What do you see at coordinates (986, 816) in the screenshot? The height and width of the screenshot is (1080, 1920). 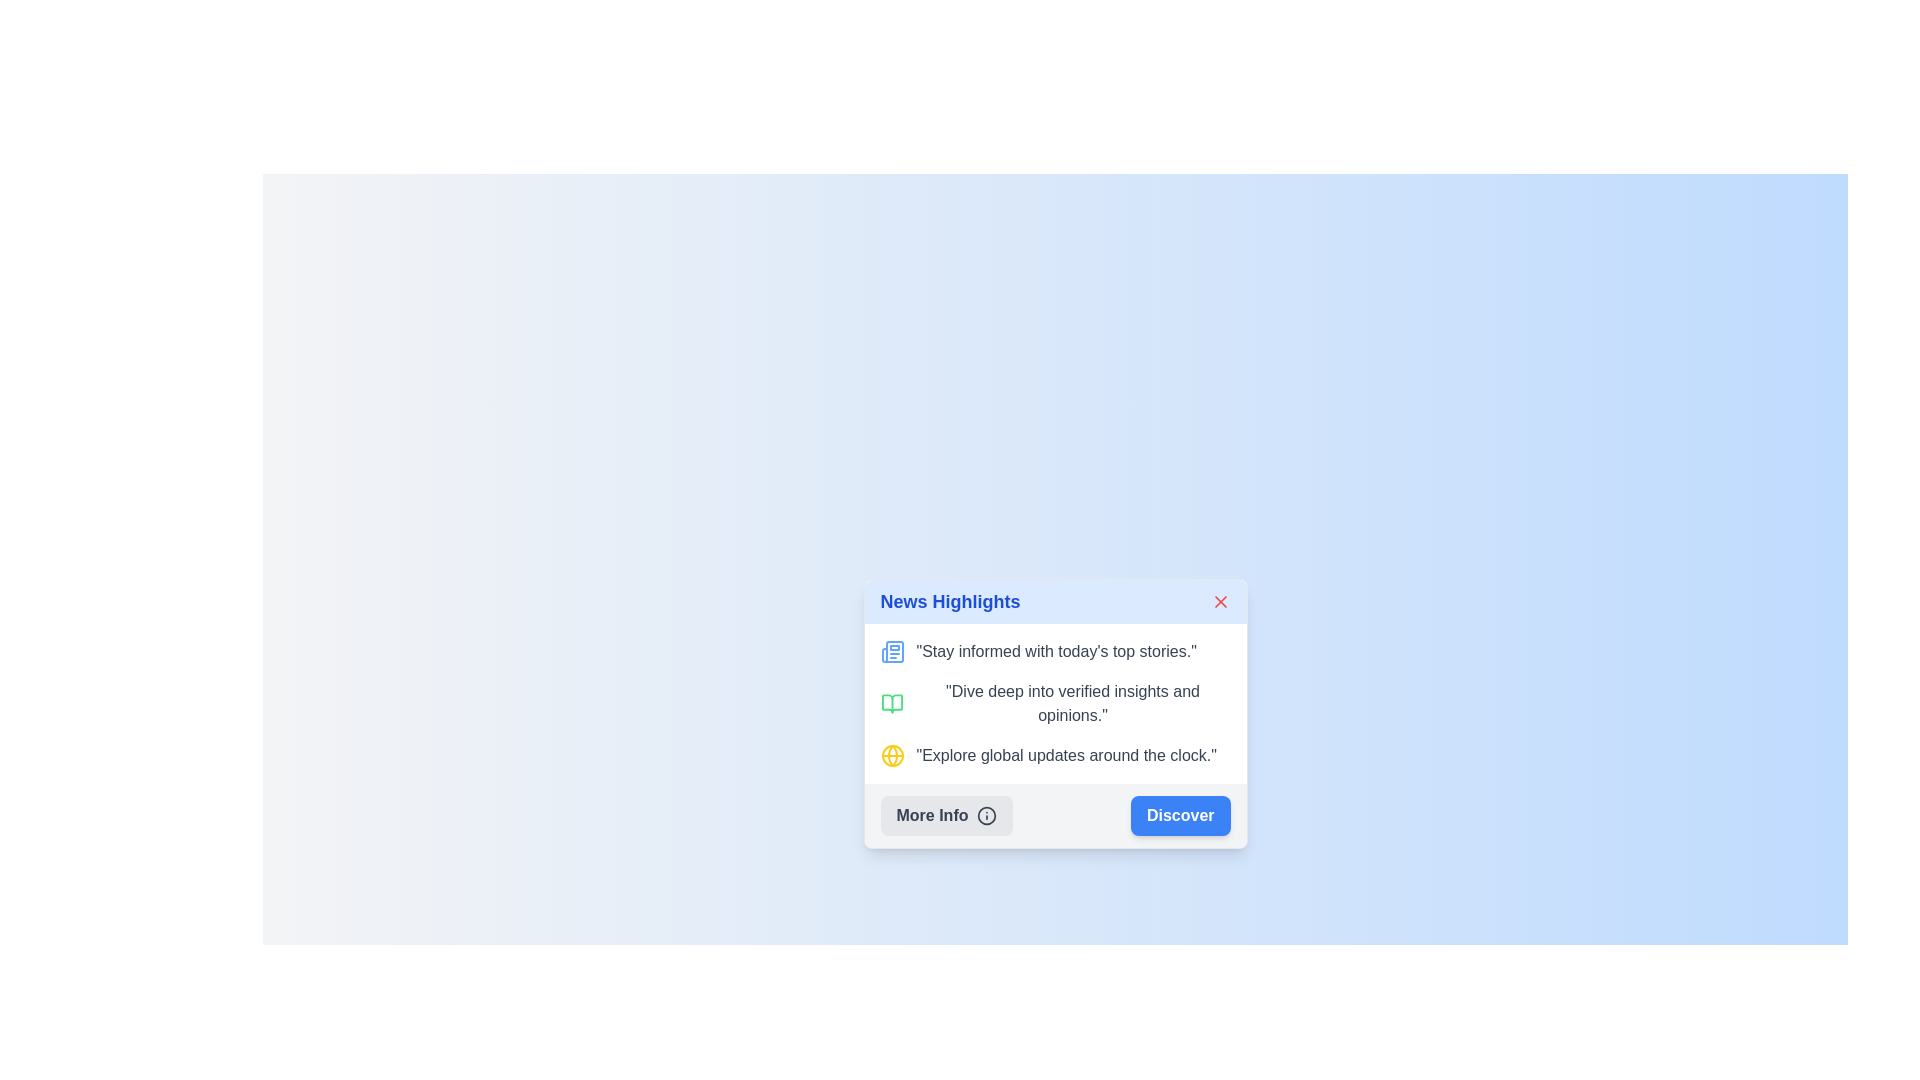 I see `the circular information icon featuring an 'i' symbol, which is part of the 'More Info' button in the 'News Highlights' popup panel` at bounding box center [986, 816].